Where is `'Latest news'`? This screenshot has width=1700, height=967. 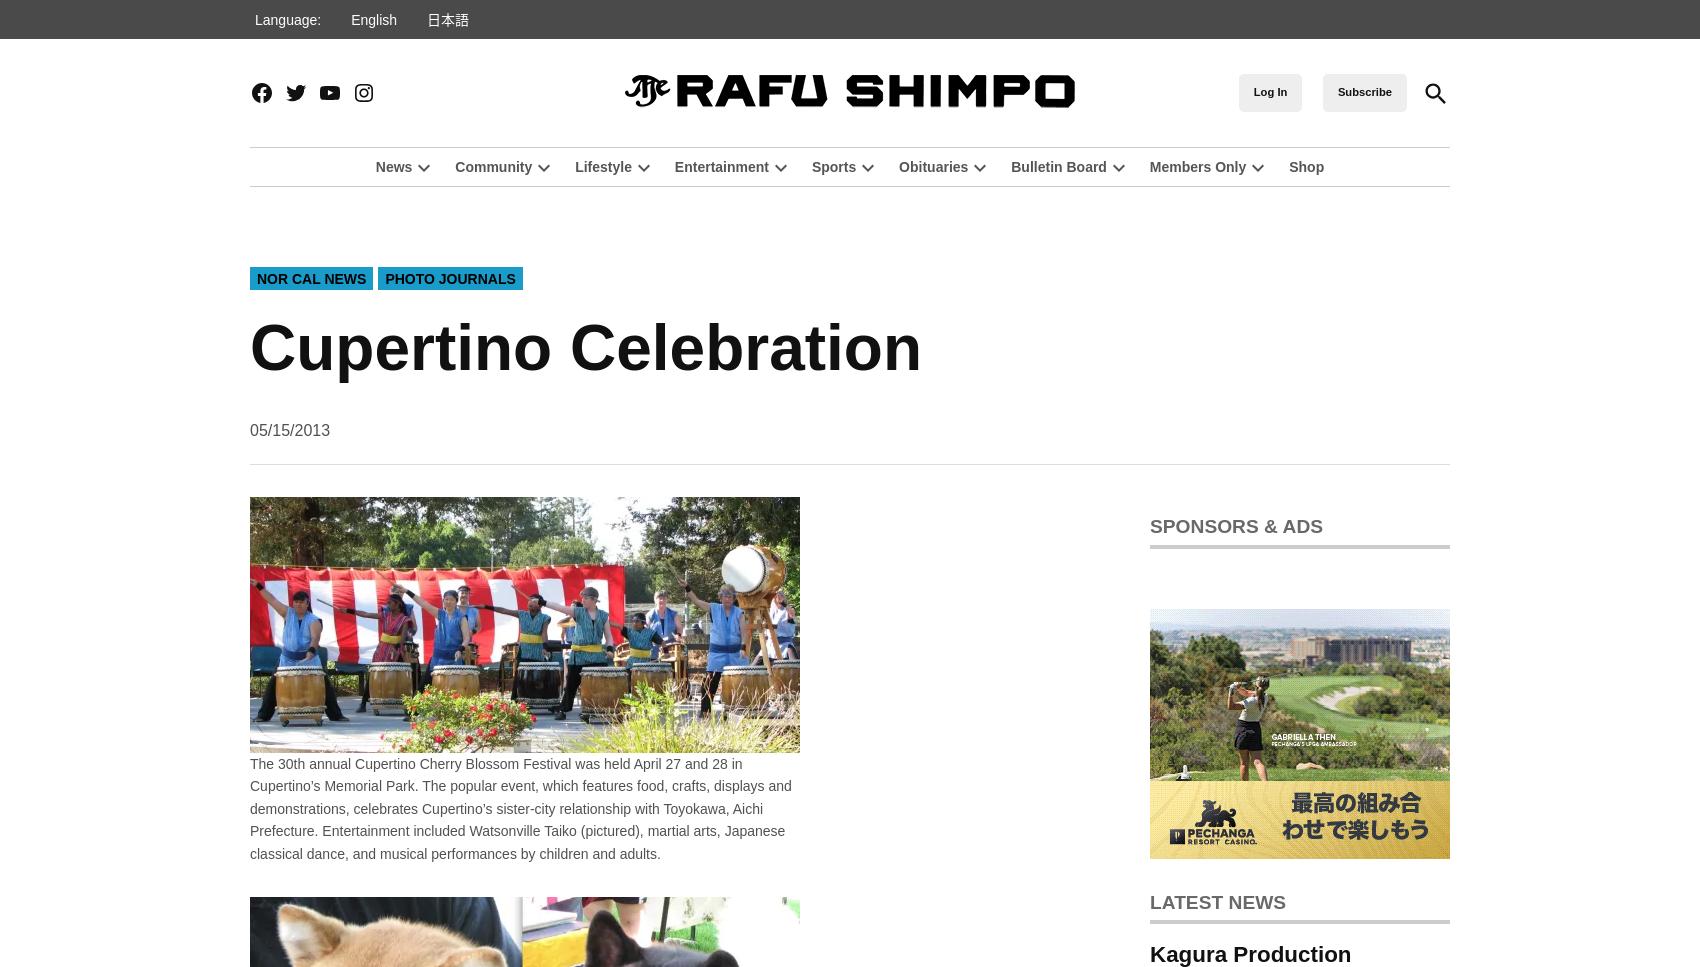 'Latest news' is located at coordinates (1150, 901).